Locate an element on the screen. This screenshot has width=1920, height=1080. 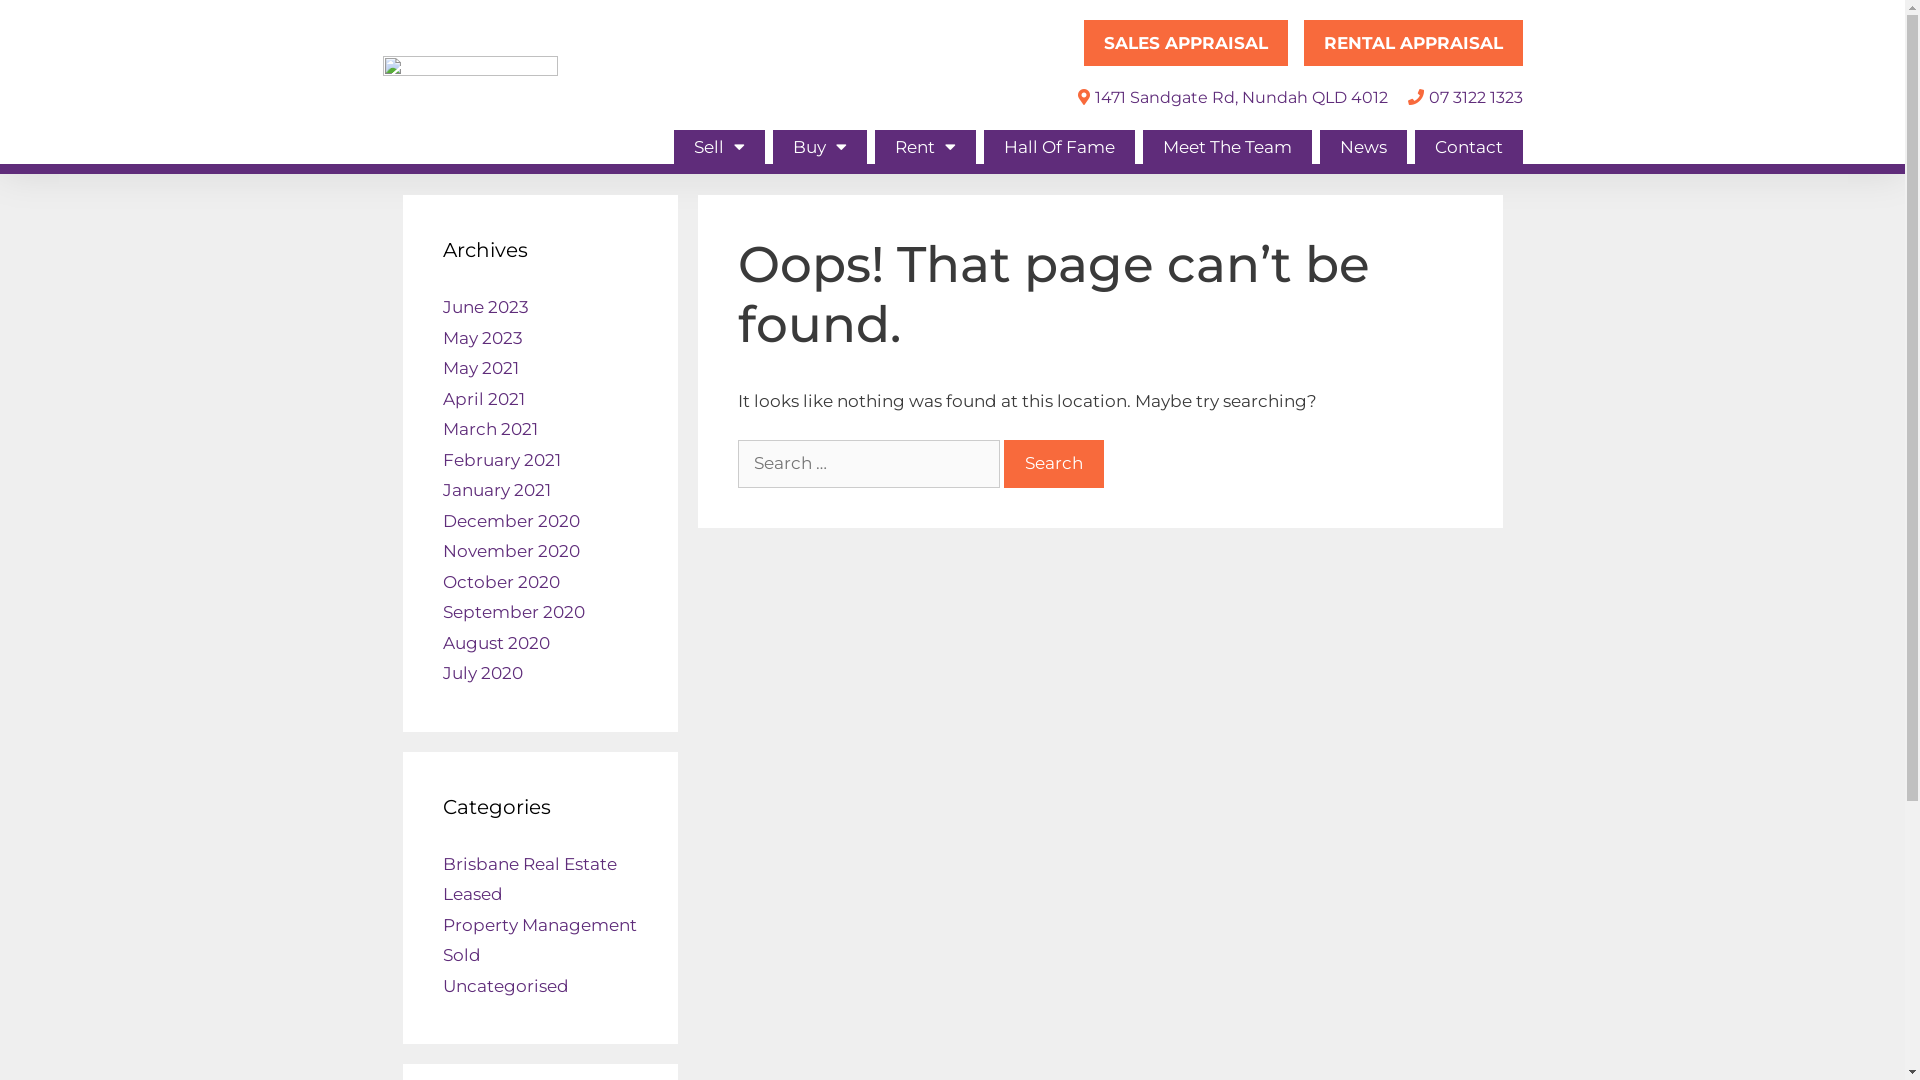
'Leased' is located at coordinates (440, 893).